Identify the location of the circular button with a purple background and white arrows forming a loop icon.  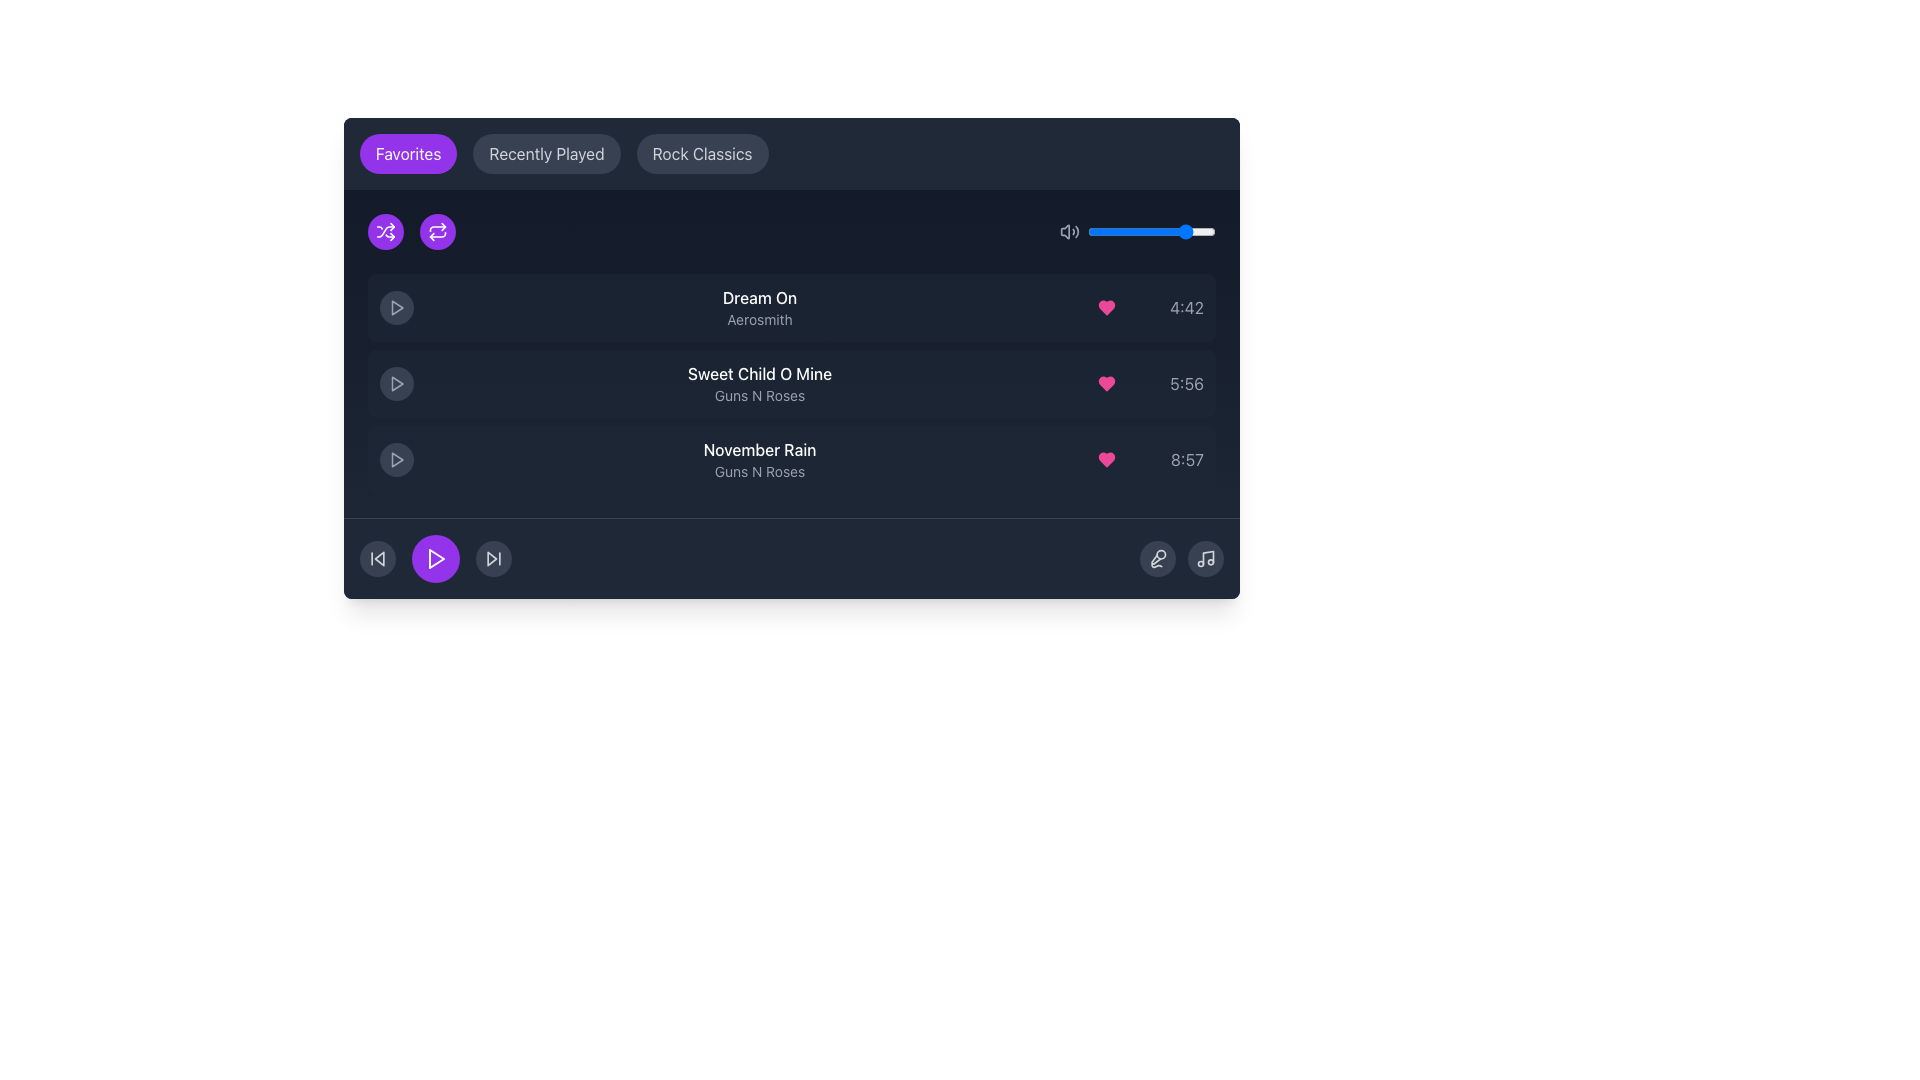
(436, 230).